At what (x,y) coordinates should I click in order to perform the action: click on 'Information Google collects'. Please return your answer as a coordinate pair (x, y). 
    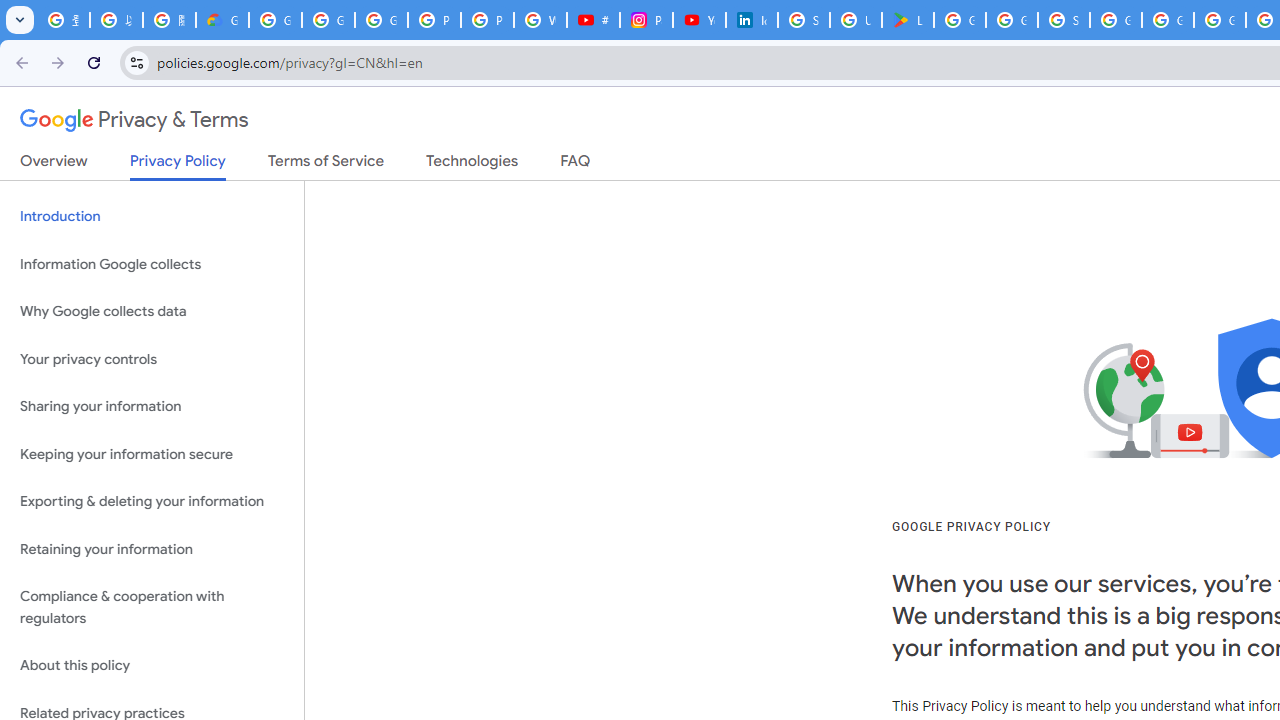
    Looking at the image, I should click on (151, 263).